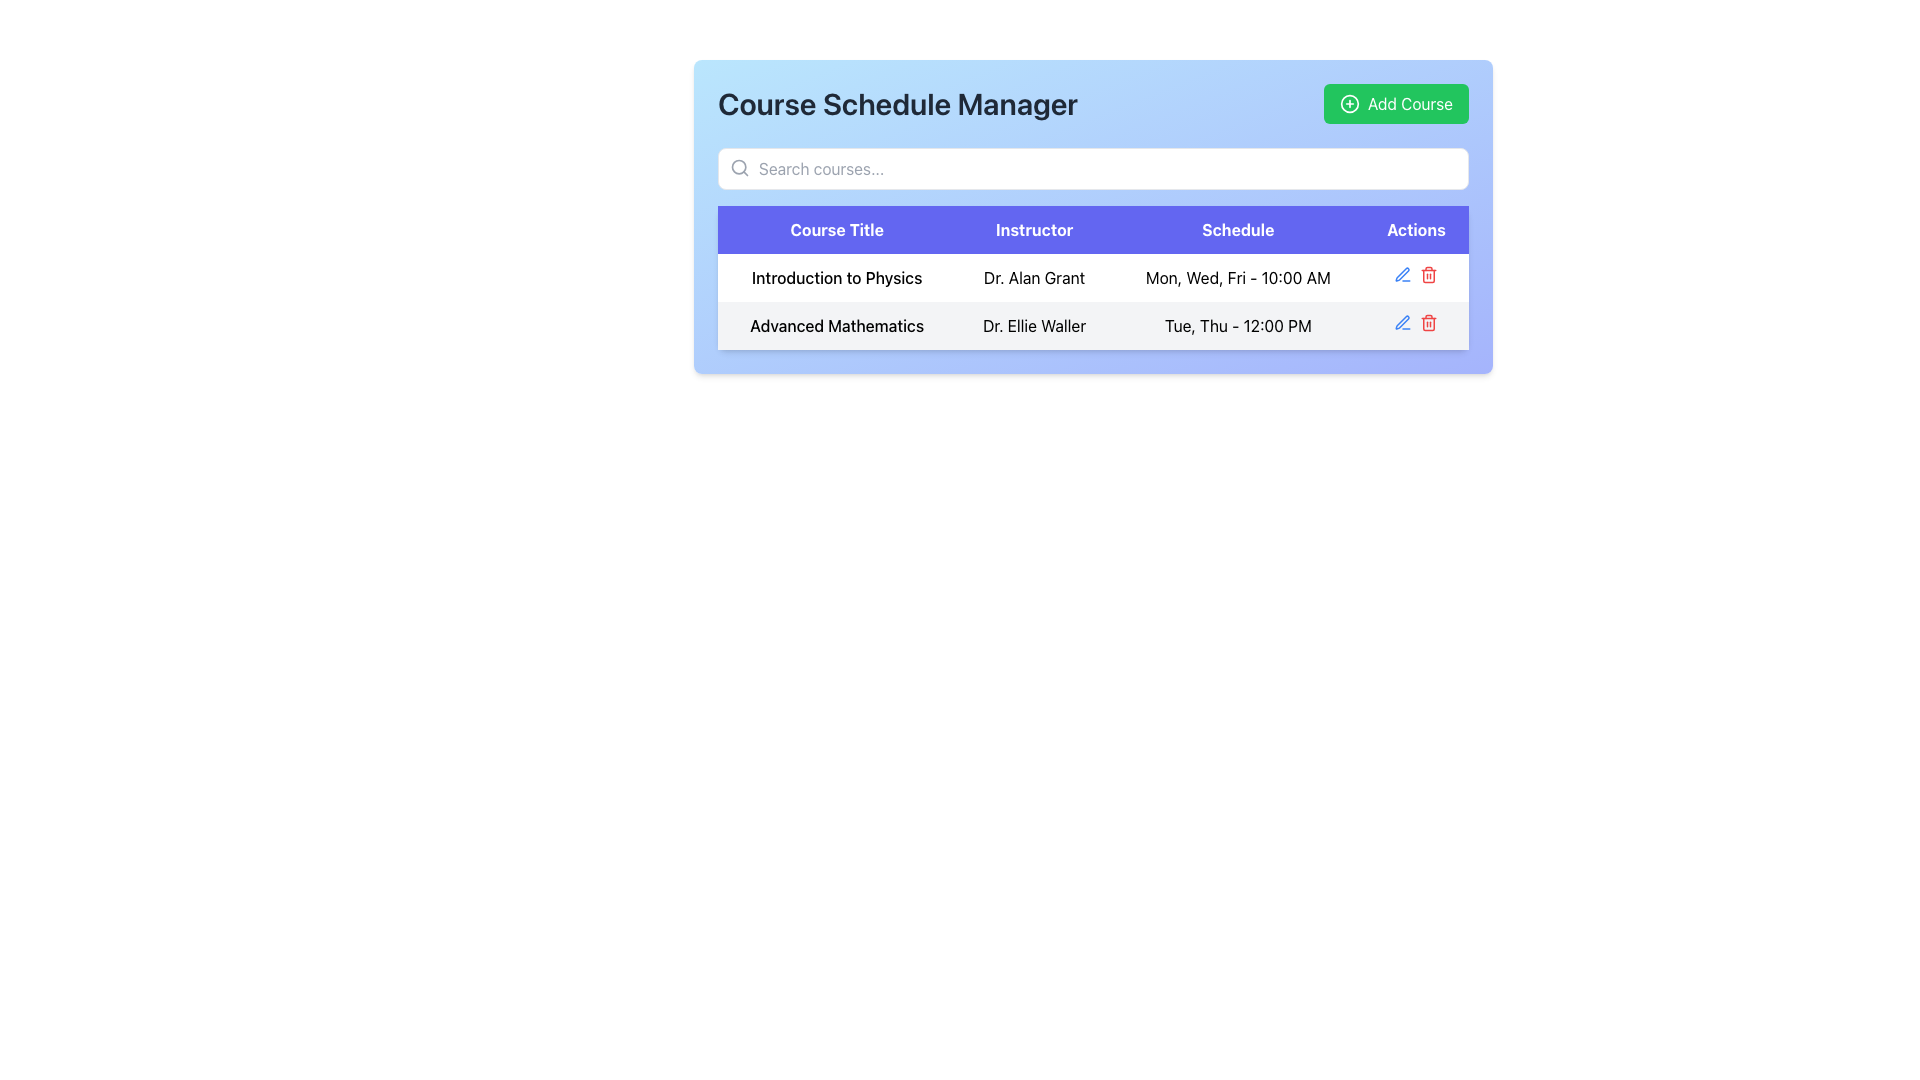 The width and height of the screenshot is (1920, 1080). What do you see at coordinates (738, 166) in the screenshot?
I see `the small outlined SVG circle that is part of the magnifying glass shape located on the left side of the search bar` at bounding box center [738, 166].